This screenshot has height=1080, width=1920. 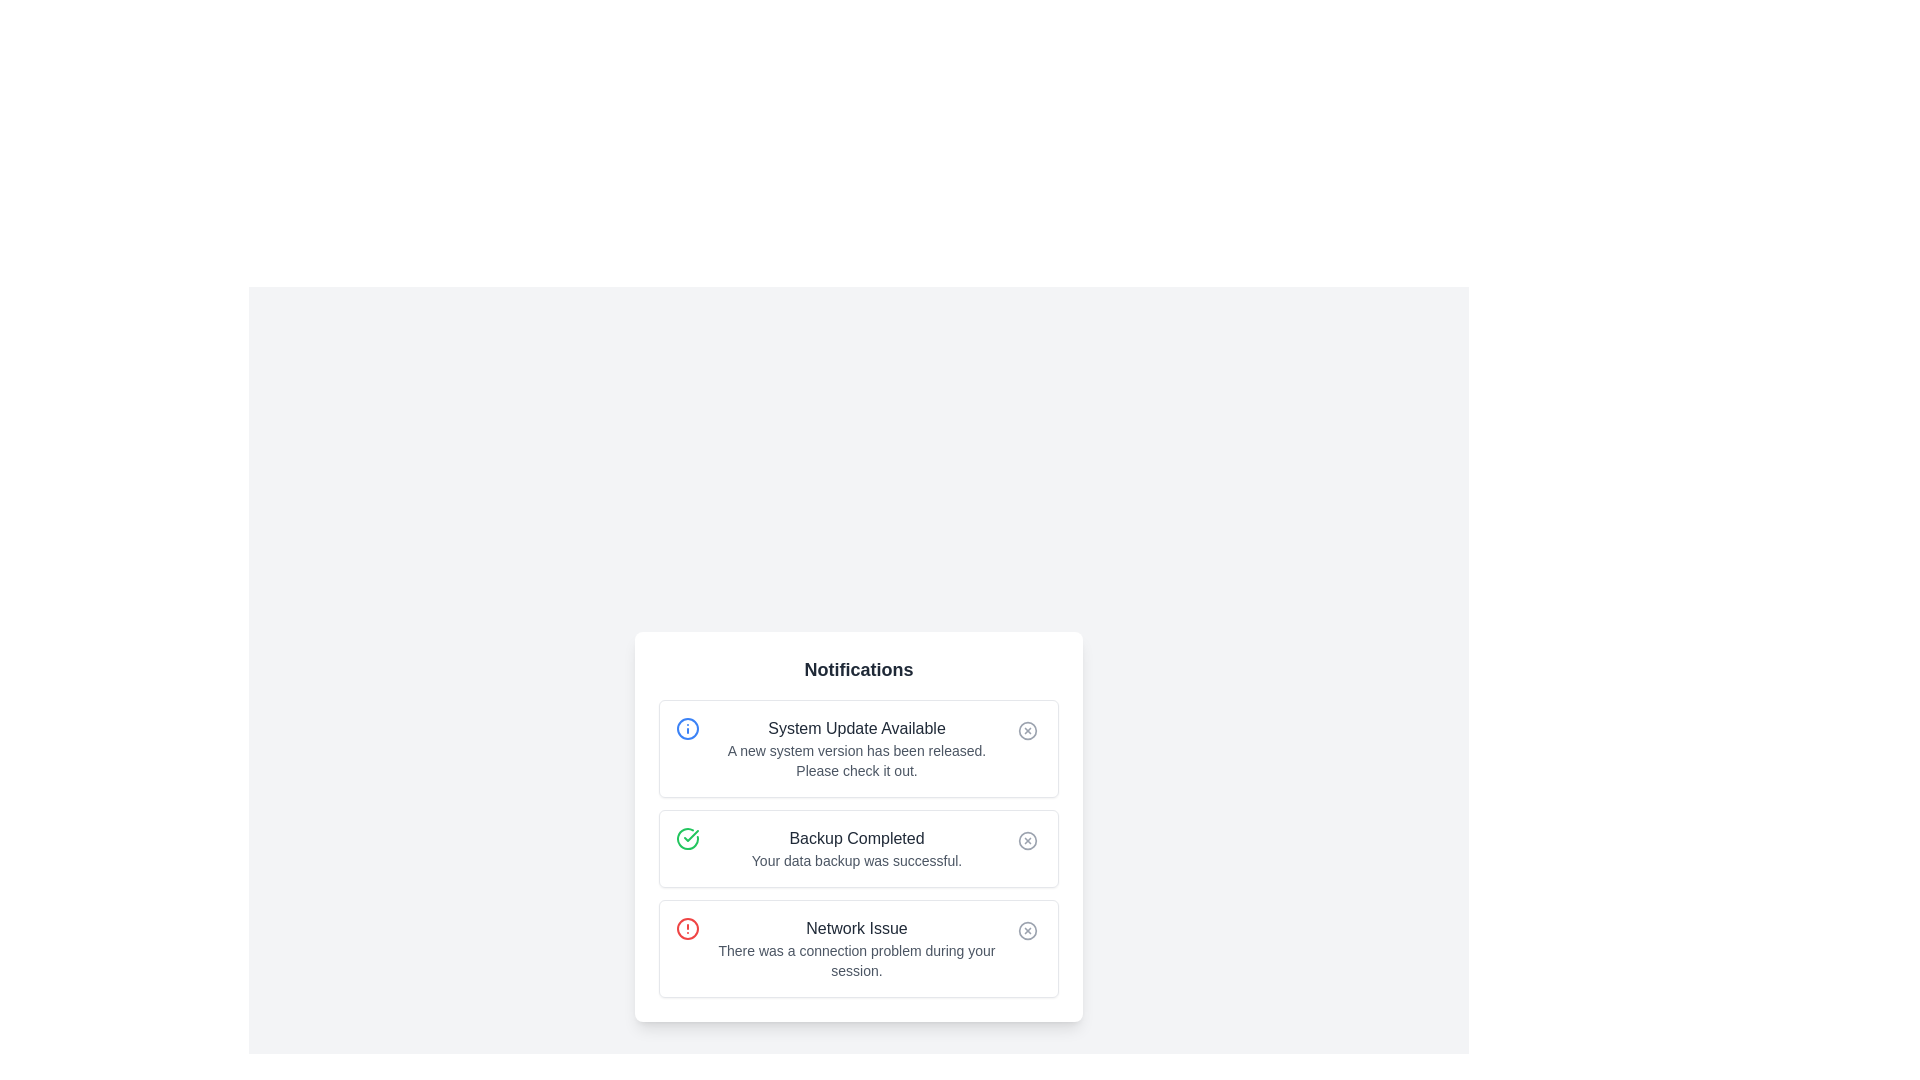 What do you see at coordinates (1027, 840) in the screenshot?
I see `the circular dismiss button with a cross symbol in the second notification card labeled 'Backup Completed'` at bounding box center [1027, 840].